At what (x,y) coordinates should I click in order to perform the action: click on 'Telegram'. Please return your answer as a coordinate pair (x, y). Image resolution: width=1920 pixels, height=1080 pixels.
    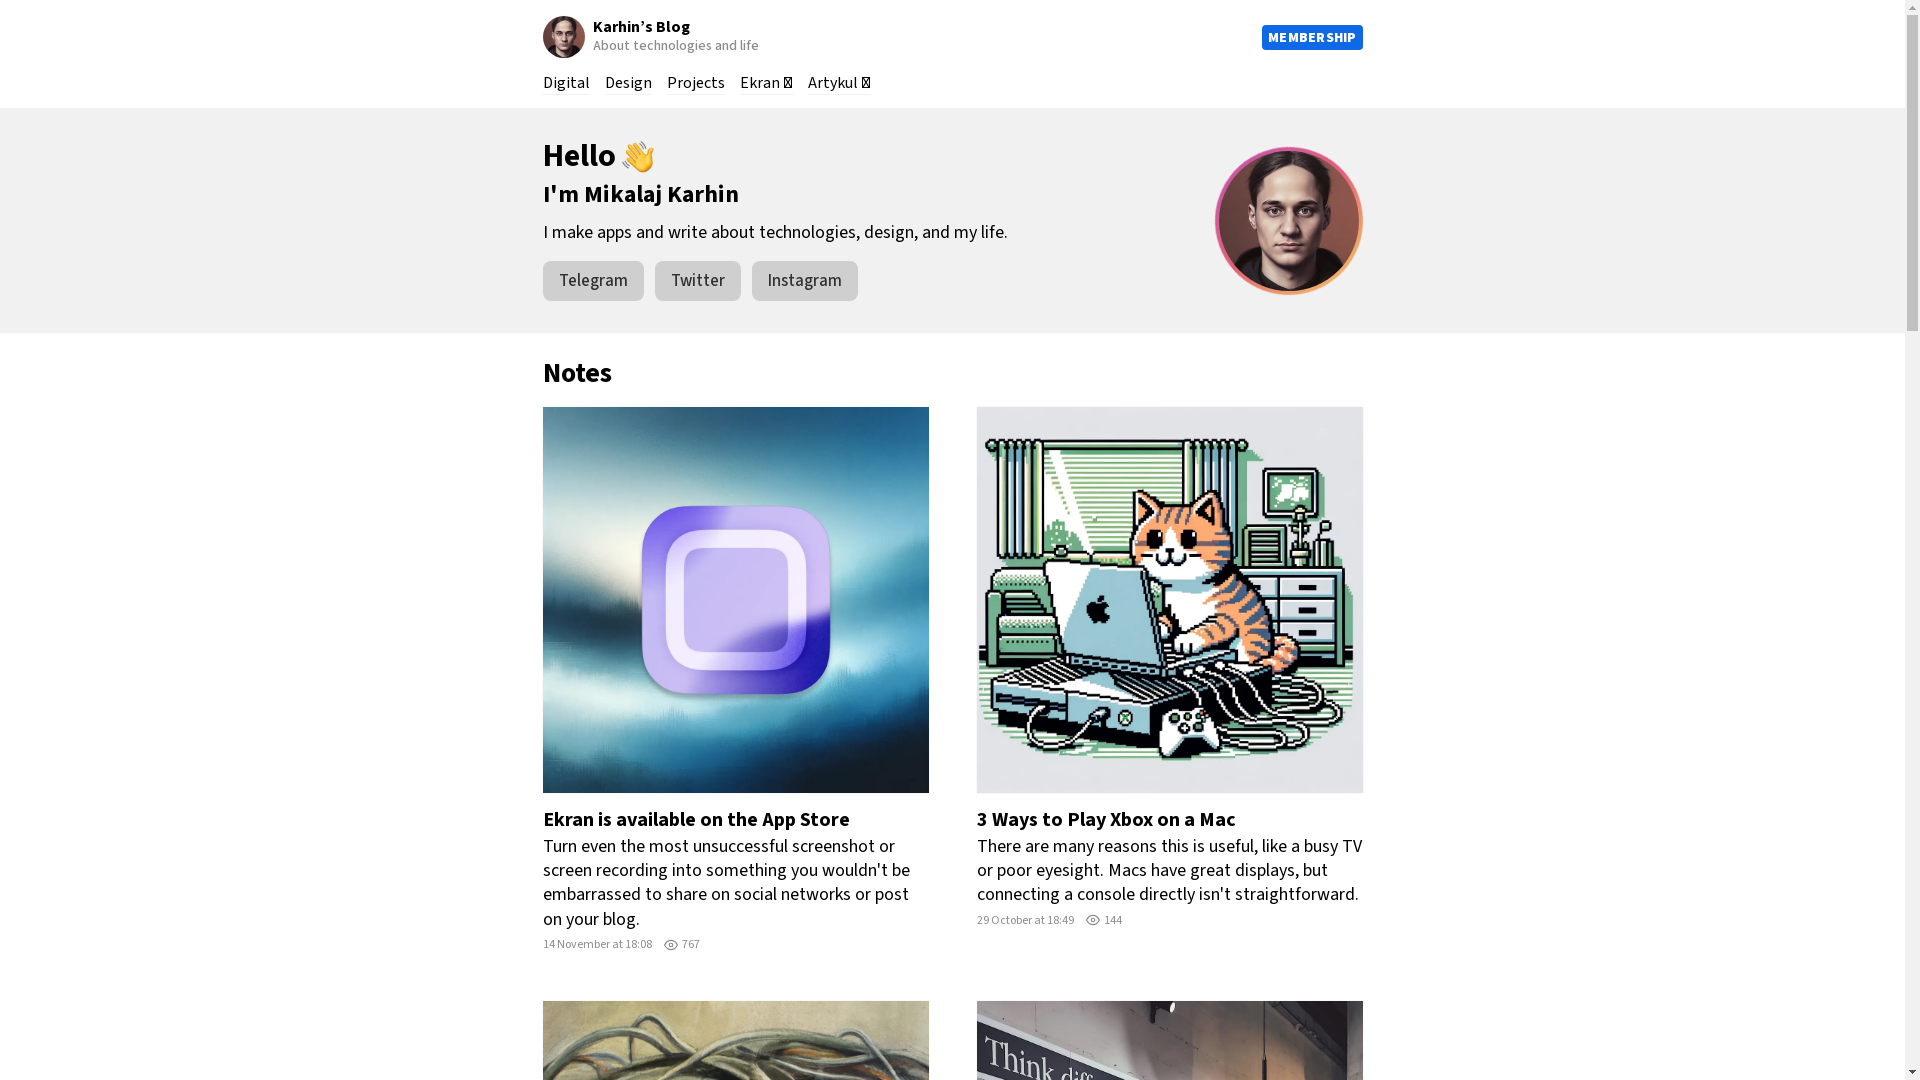
    Looking at the image, I should click on (591, 281).